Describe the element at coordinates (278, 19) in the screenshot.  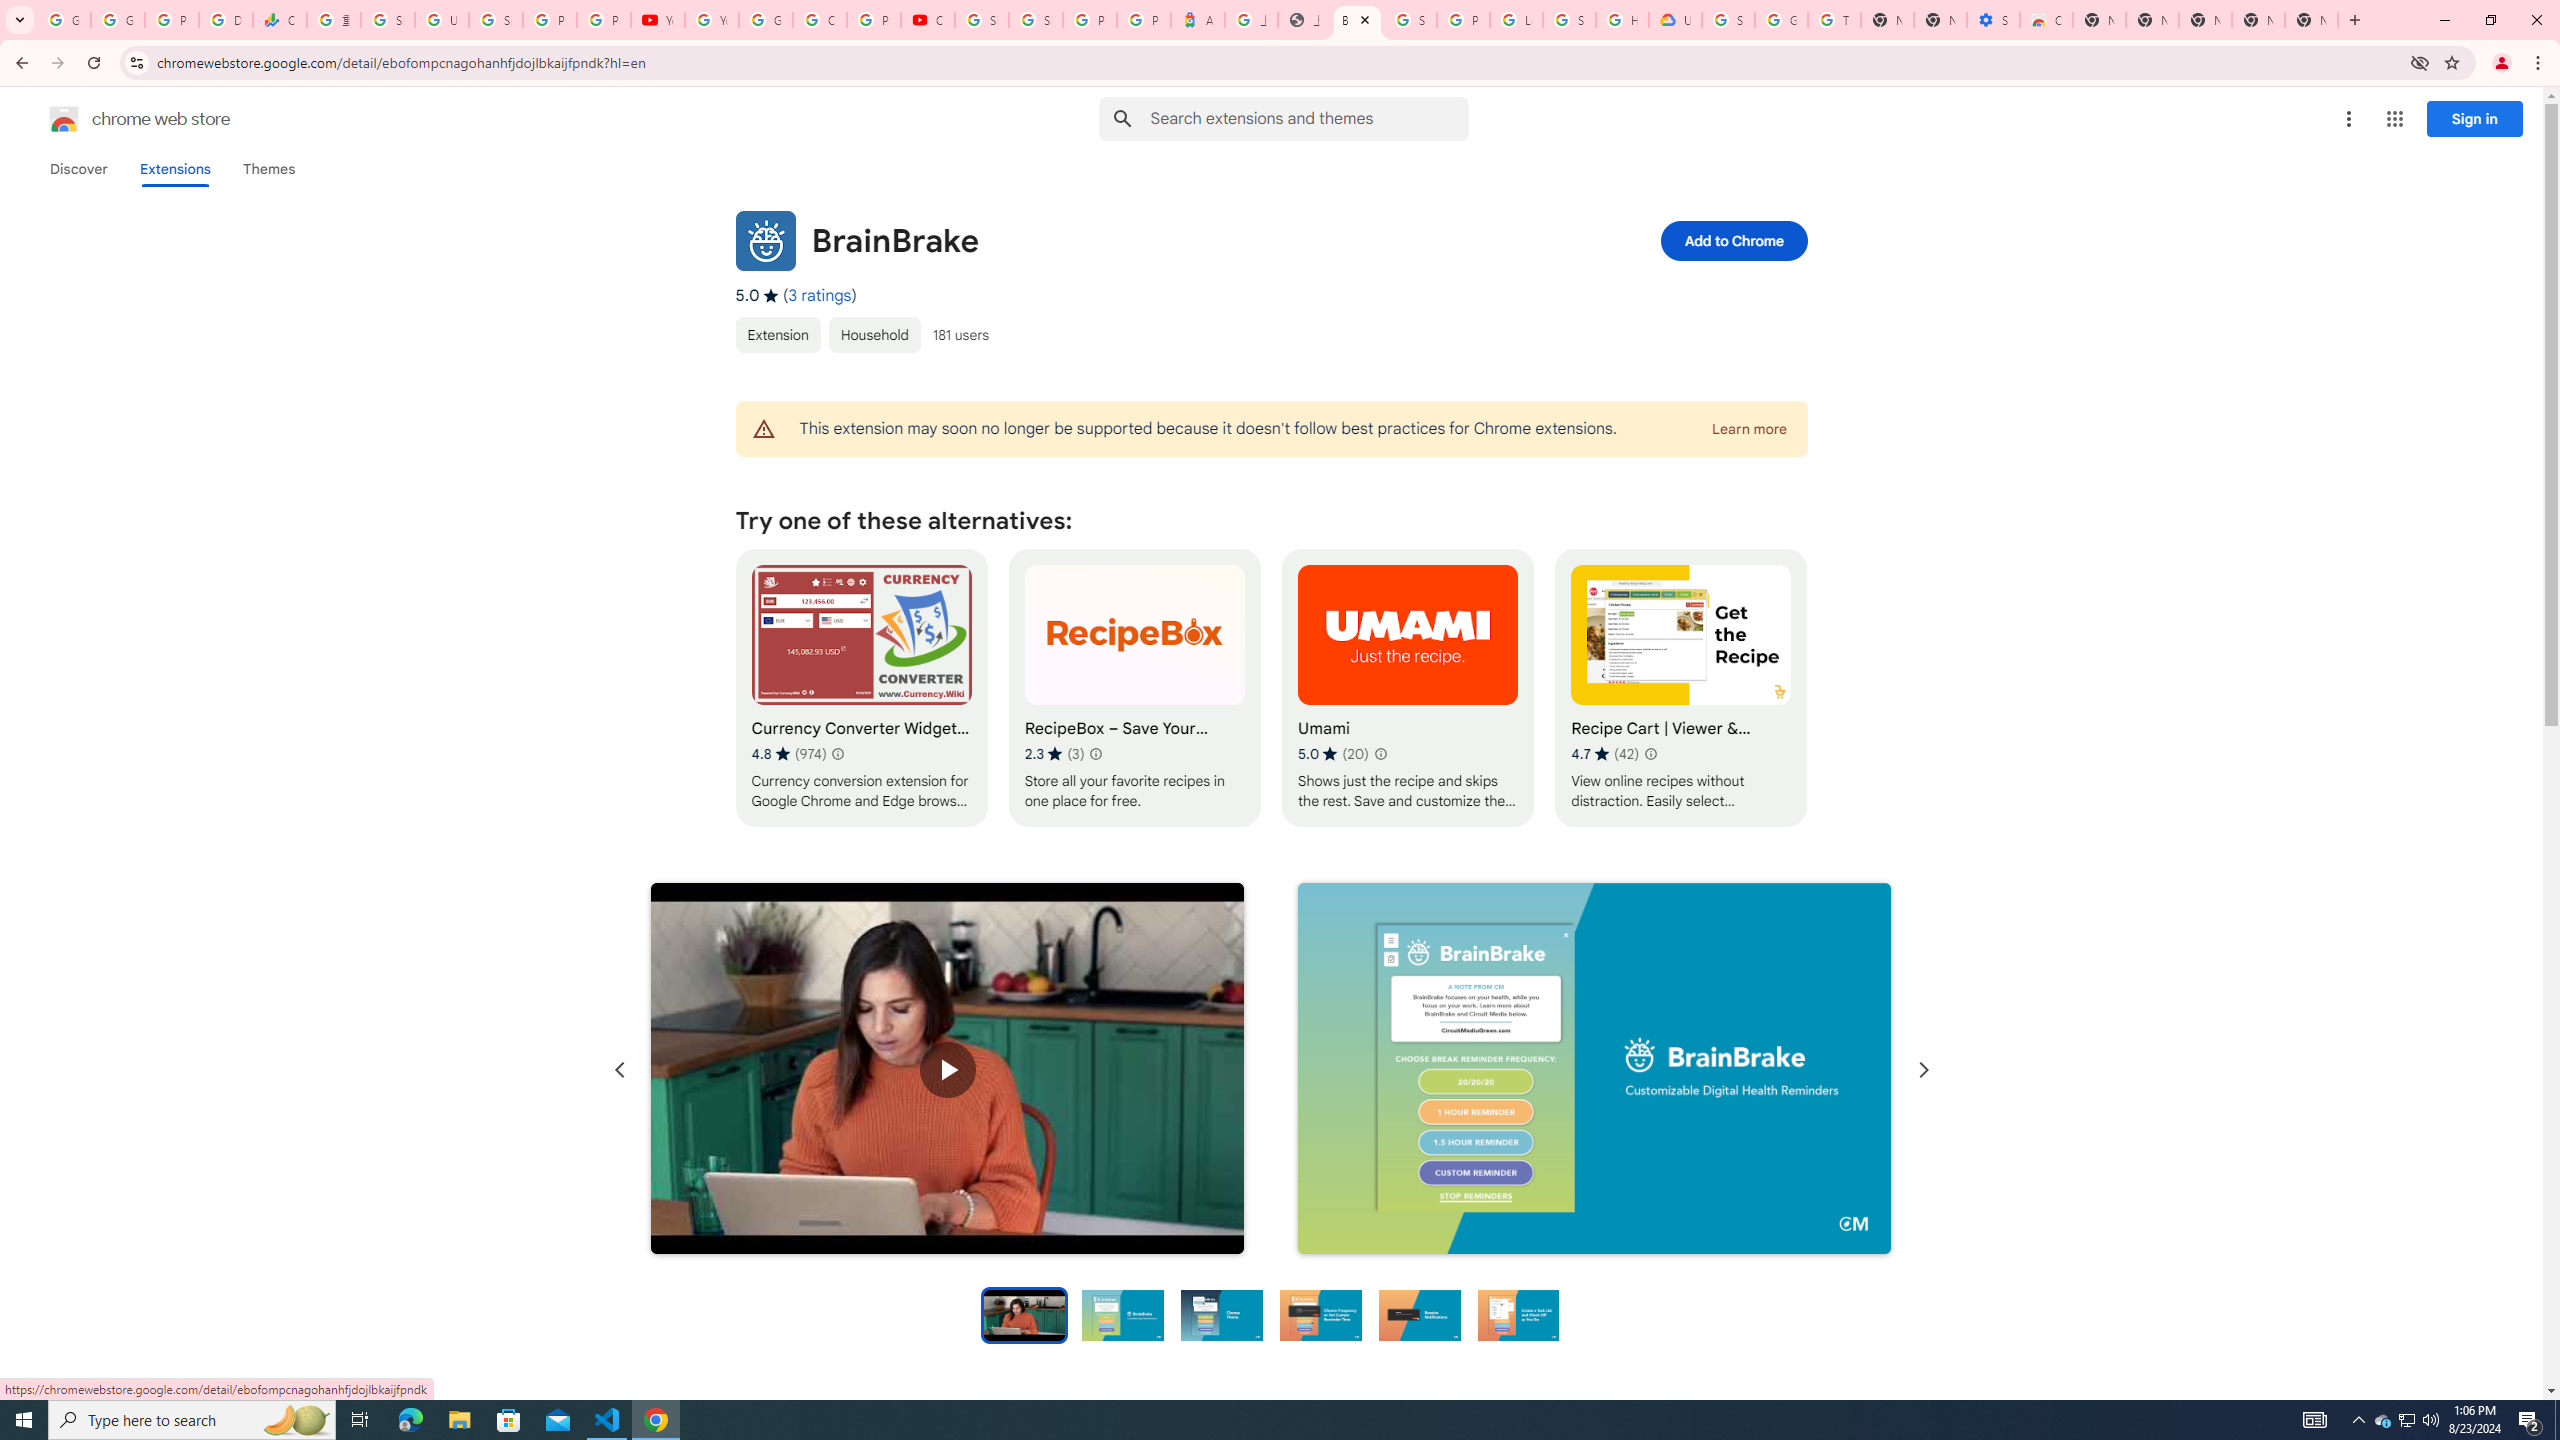
I see `'Currencies - Google Finance'` at that location.